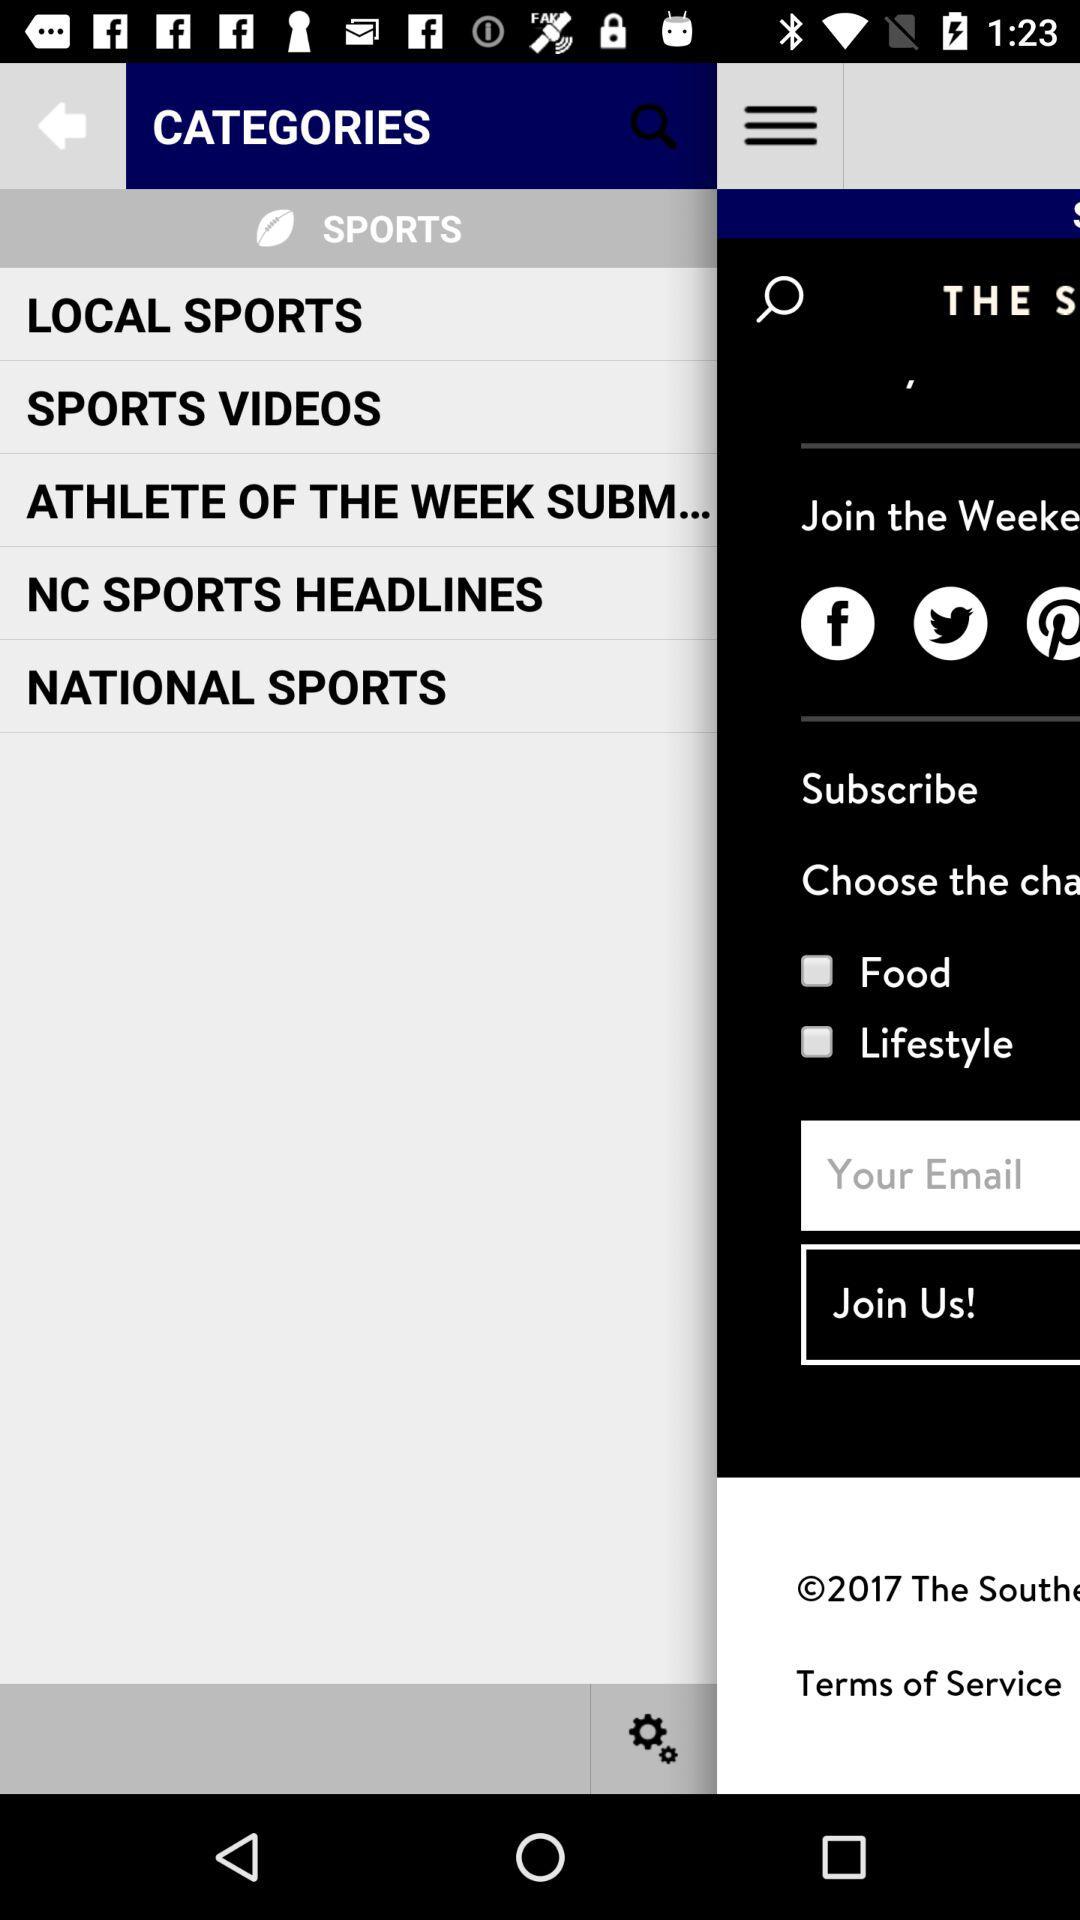 The width and height of the screenshot is (1080, 1920). Describe the element at coordinates (778, 124) in the screenshot. I see `the menu icon` at that location.